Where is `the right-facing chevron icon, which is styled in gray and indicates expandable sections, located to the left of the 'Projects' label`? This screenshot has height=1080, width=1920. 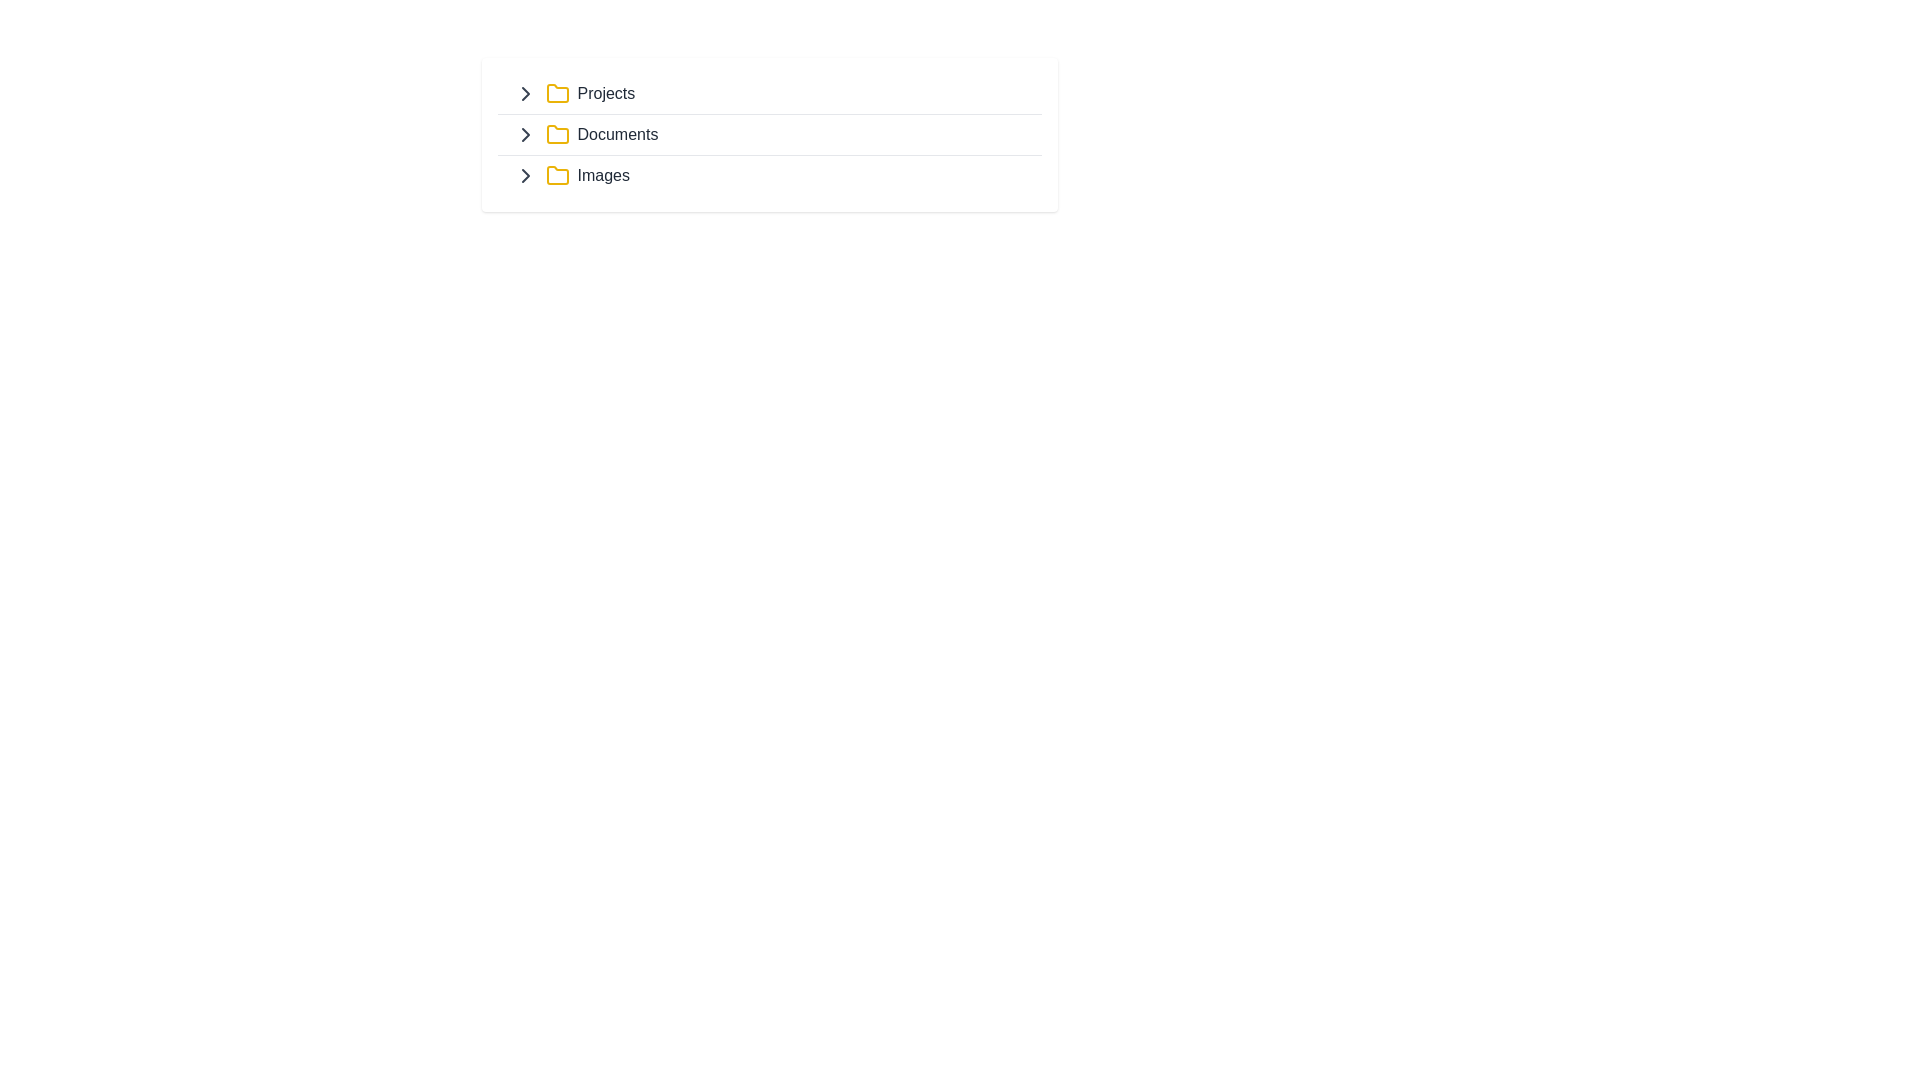
the right-facing chevron icon, which is styled in gray and indicates expandable sections, located to the left of the 'Projects' label is located at coordinates (525, 93).